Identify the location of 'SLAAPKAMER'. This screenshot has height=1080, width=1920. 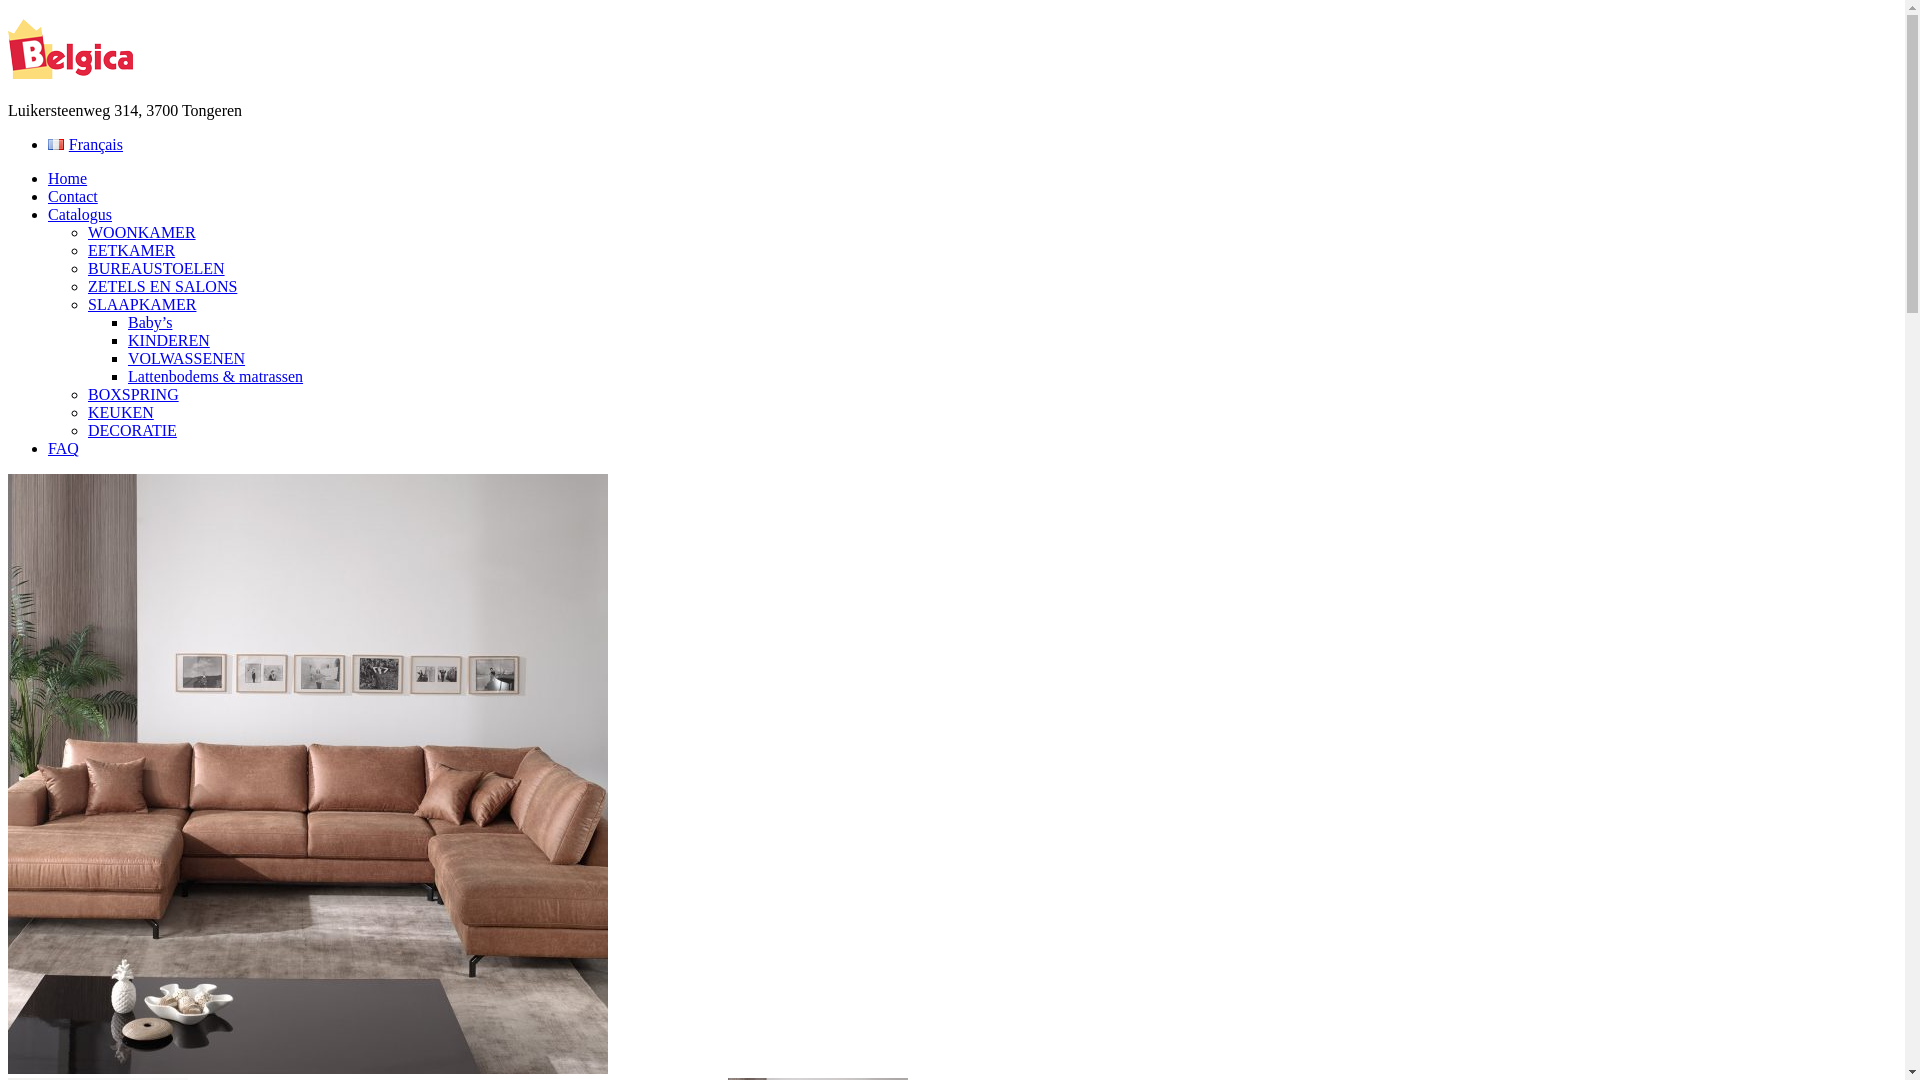
(141, 304).